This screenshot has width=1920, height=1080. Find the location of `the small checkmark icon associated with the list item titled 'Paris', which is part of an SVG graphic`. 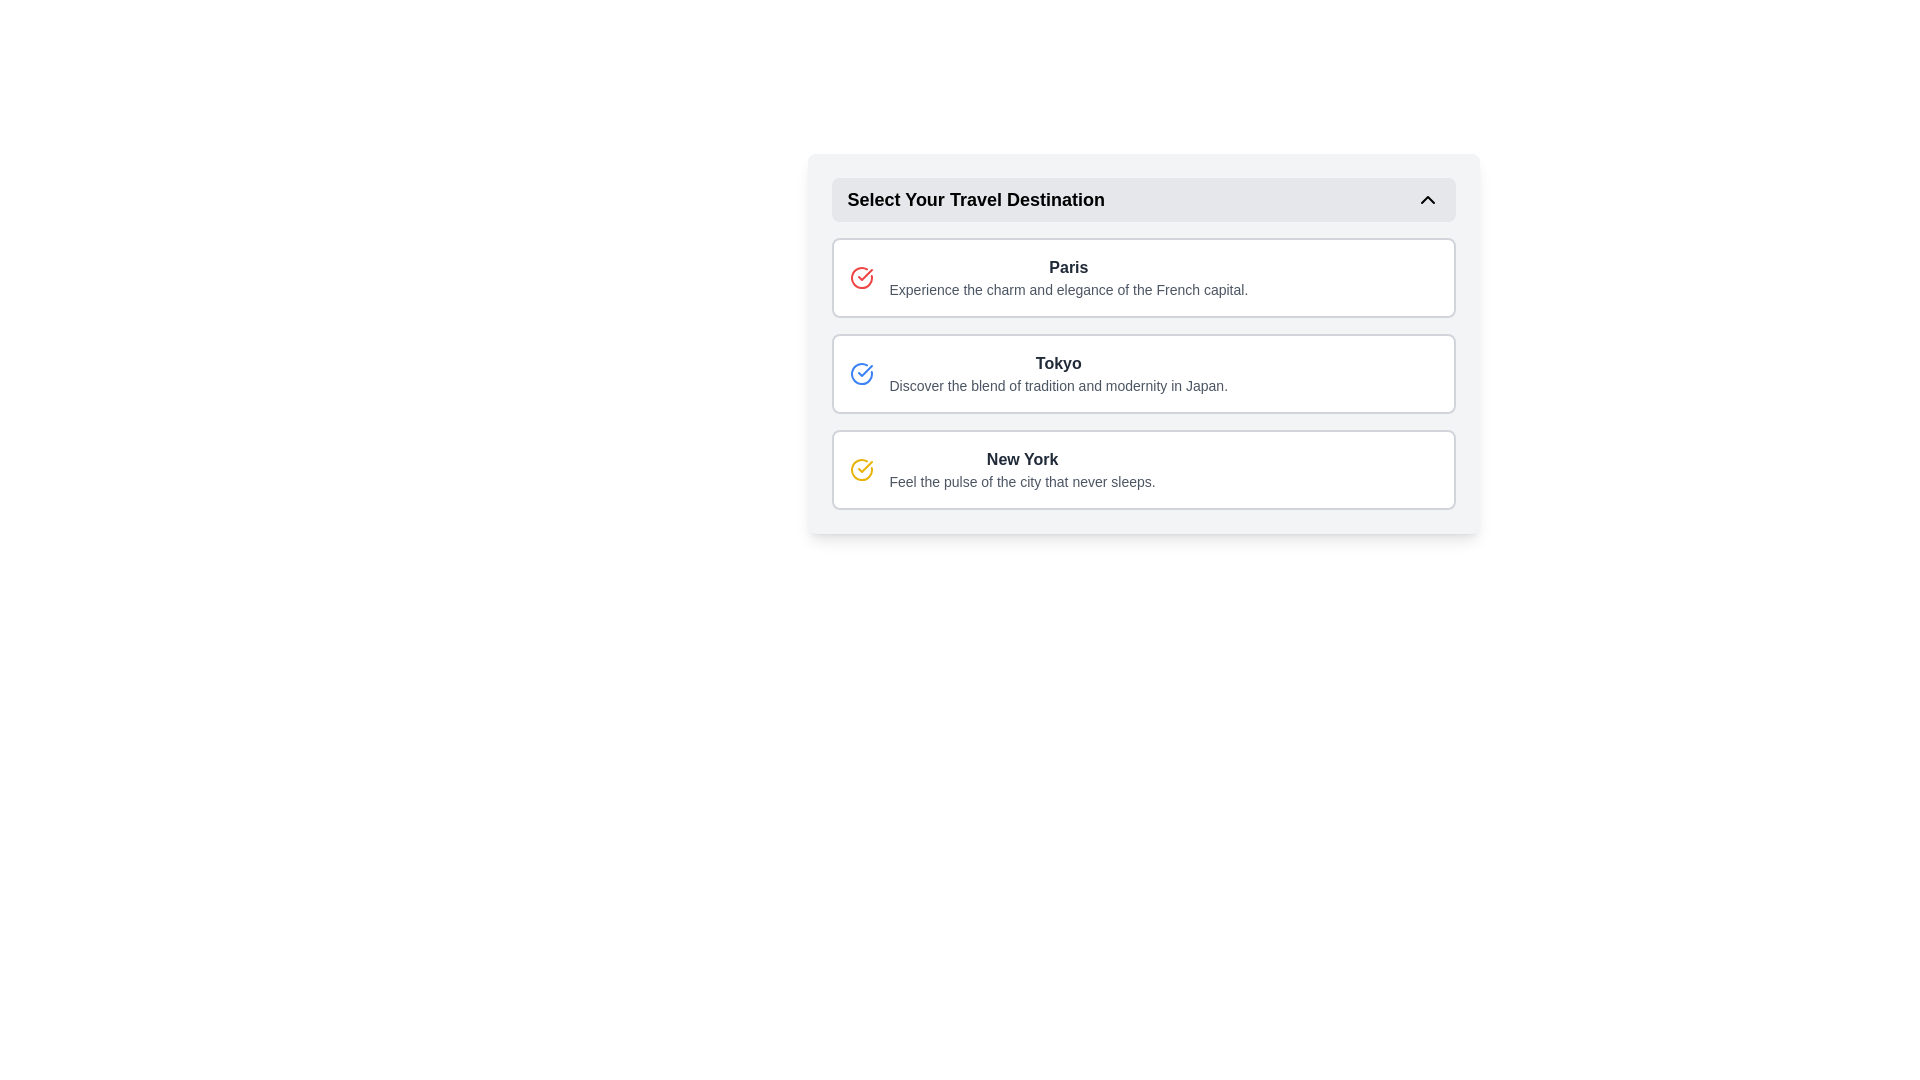

the small checkmark icon associated with the list item titled 'Paris', which is part of an SVG graphic is located at coordinates (864, 274).